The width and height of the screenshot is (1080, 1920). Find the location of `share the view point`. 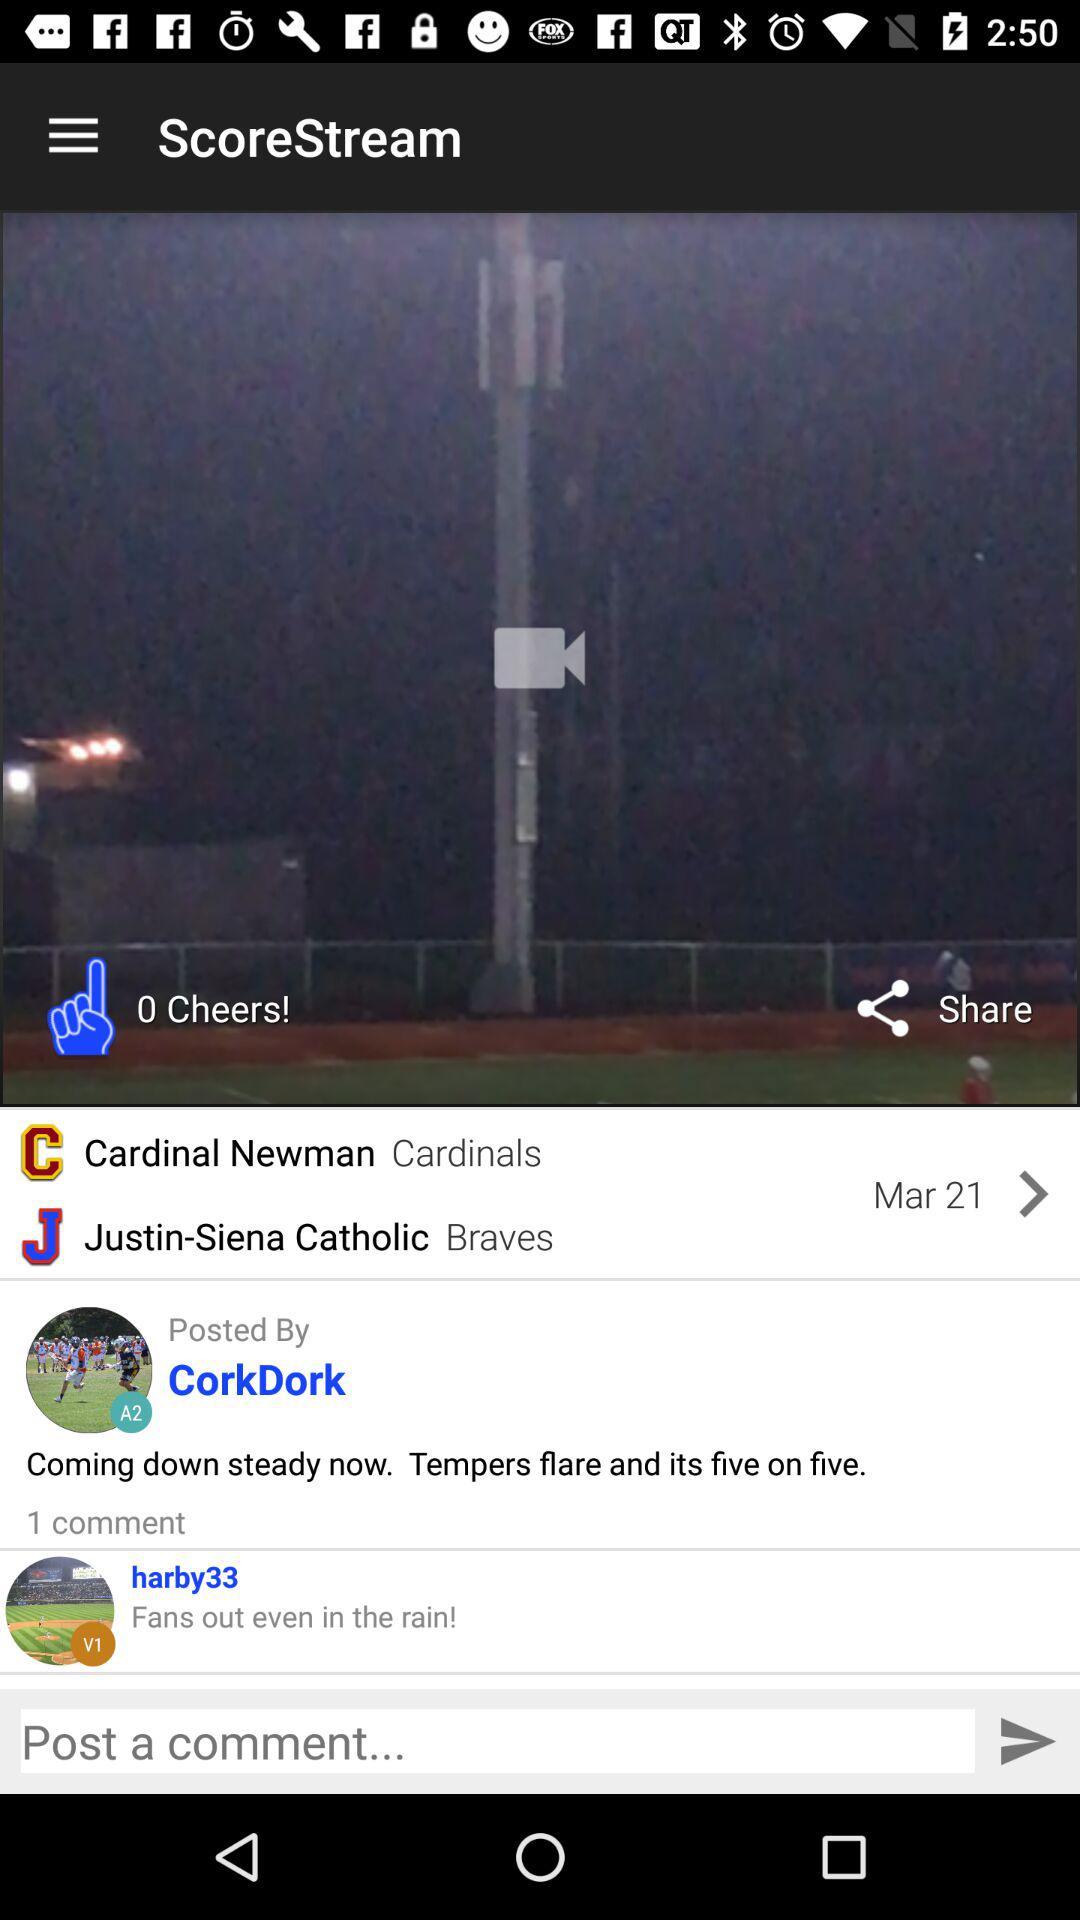

share the view point is located at coordinates (496, 1740).